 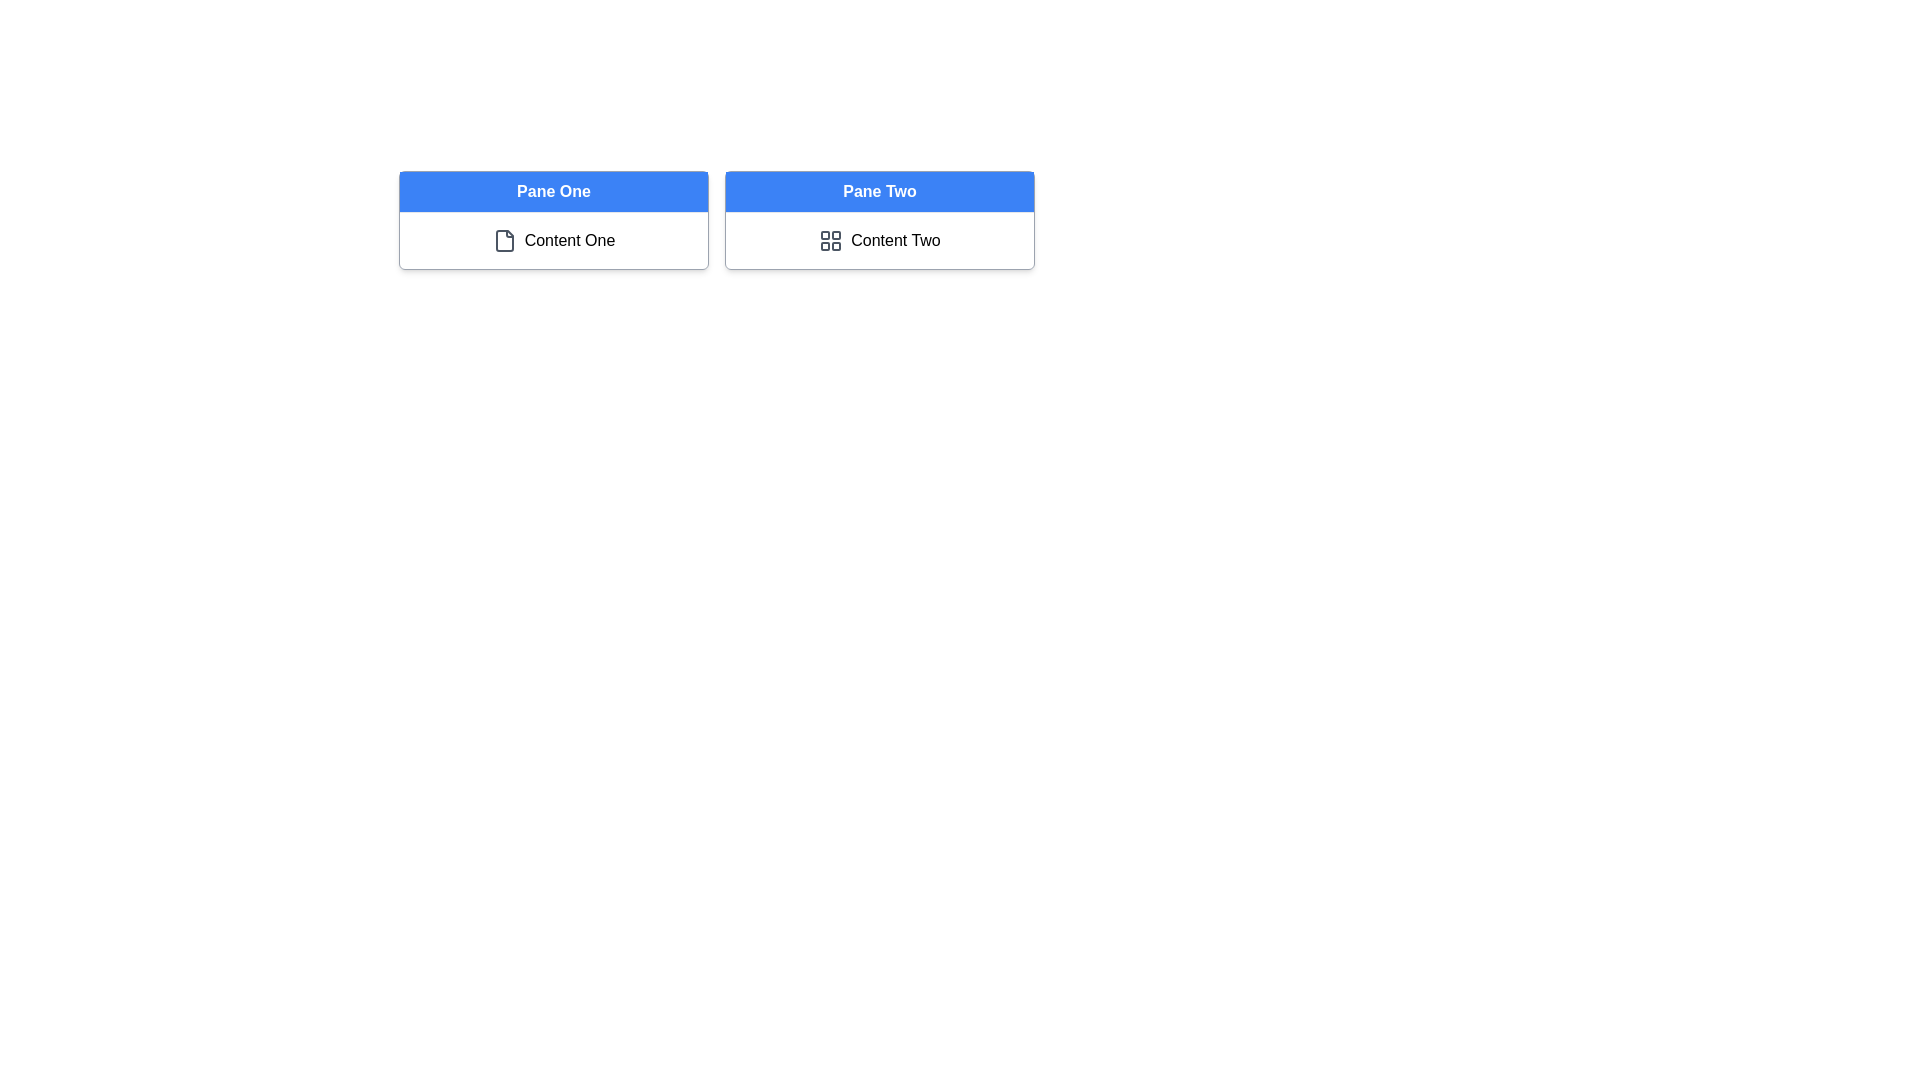 What do you see at coordinates (895, 239) in the screenshot?
I see `informational text displayed in the Text Label that shows 'Content Two', located within the right card labeled 'Pane Two'` at bounding box center [895, 239].